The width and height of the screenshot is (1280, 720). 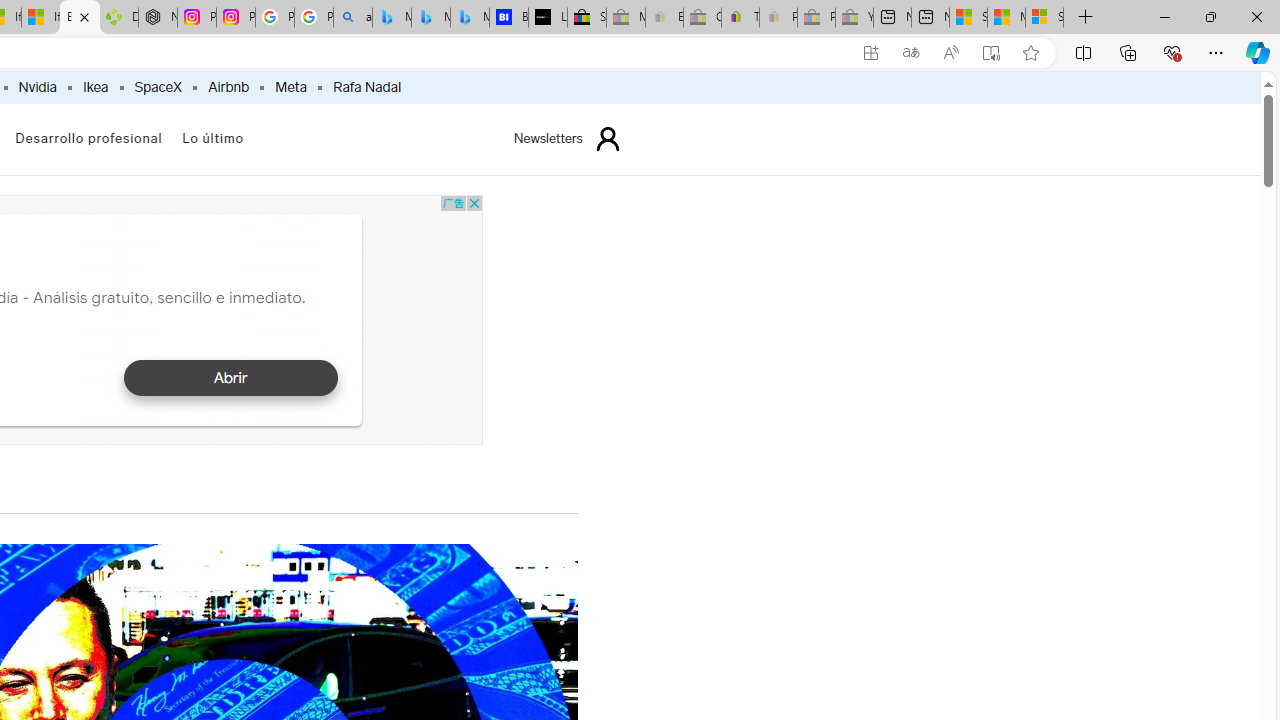 What do you see at coordinates (909, 52) in the screenshot?
I see `'Show translate options'` at bounding box center [909, 52].